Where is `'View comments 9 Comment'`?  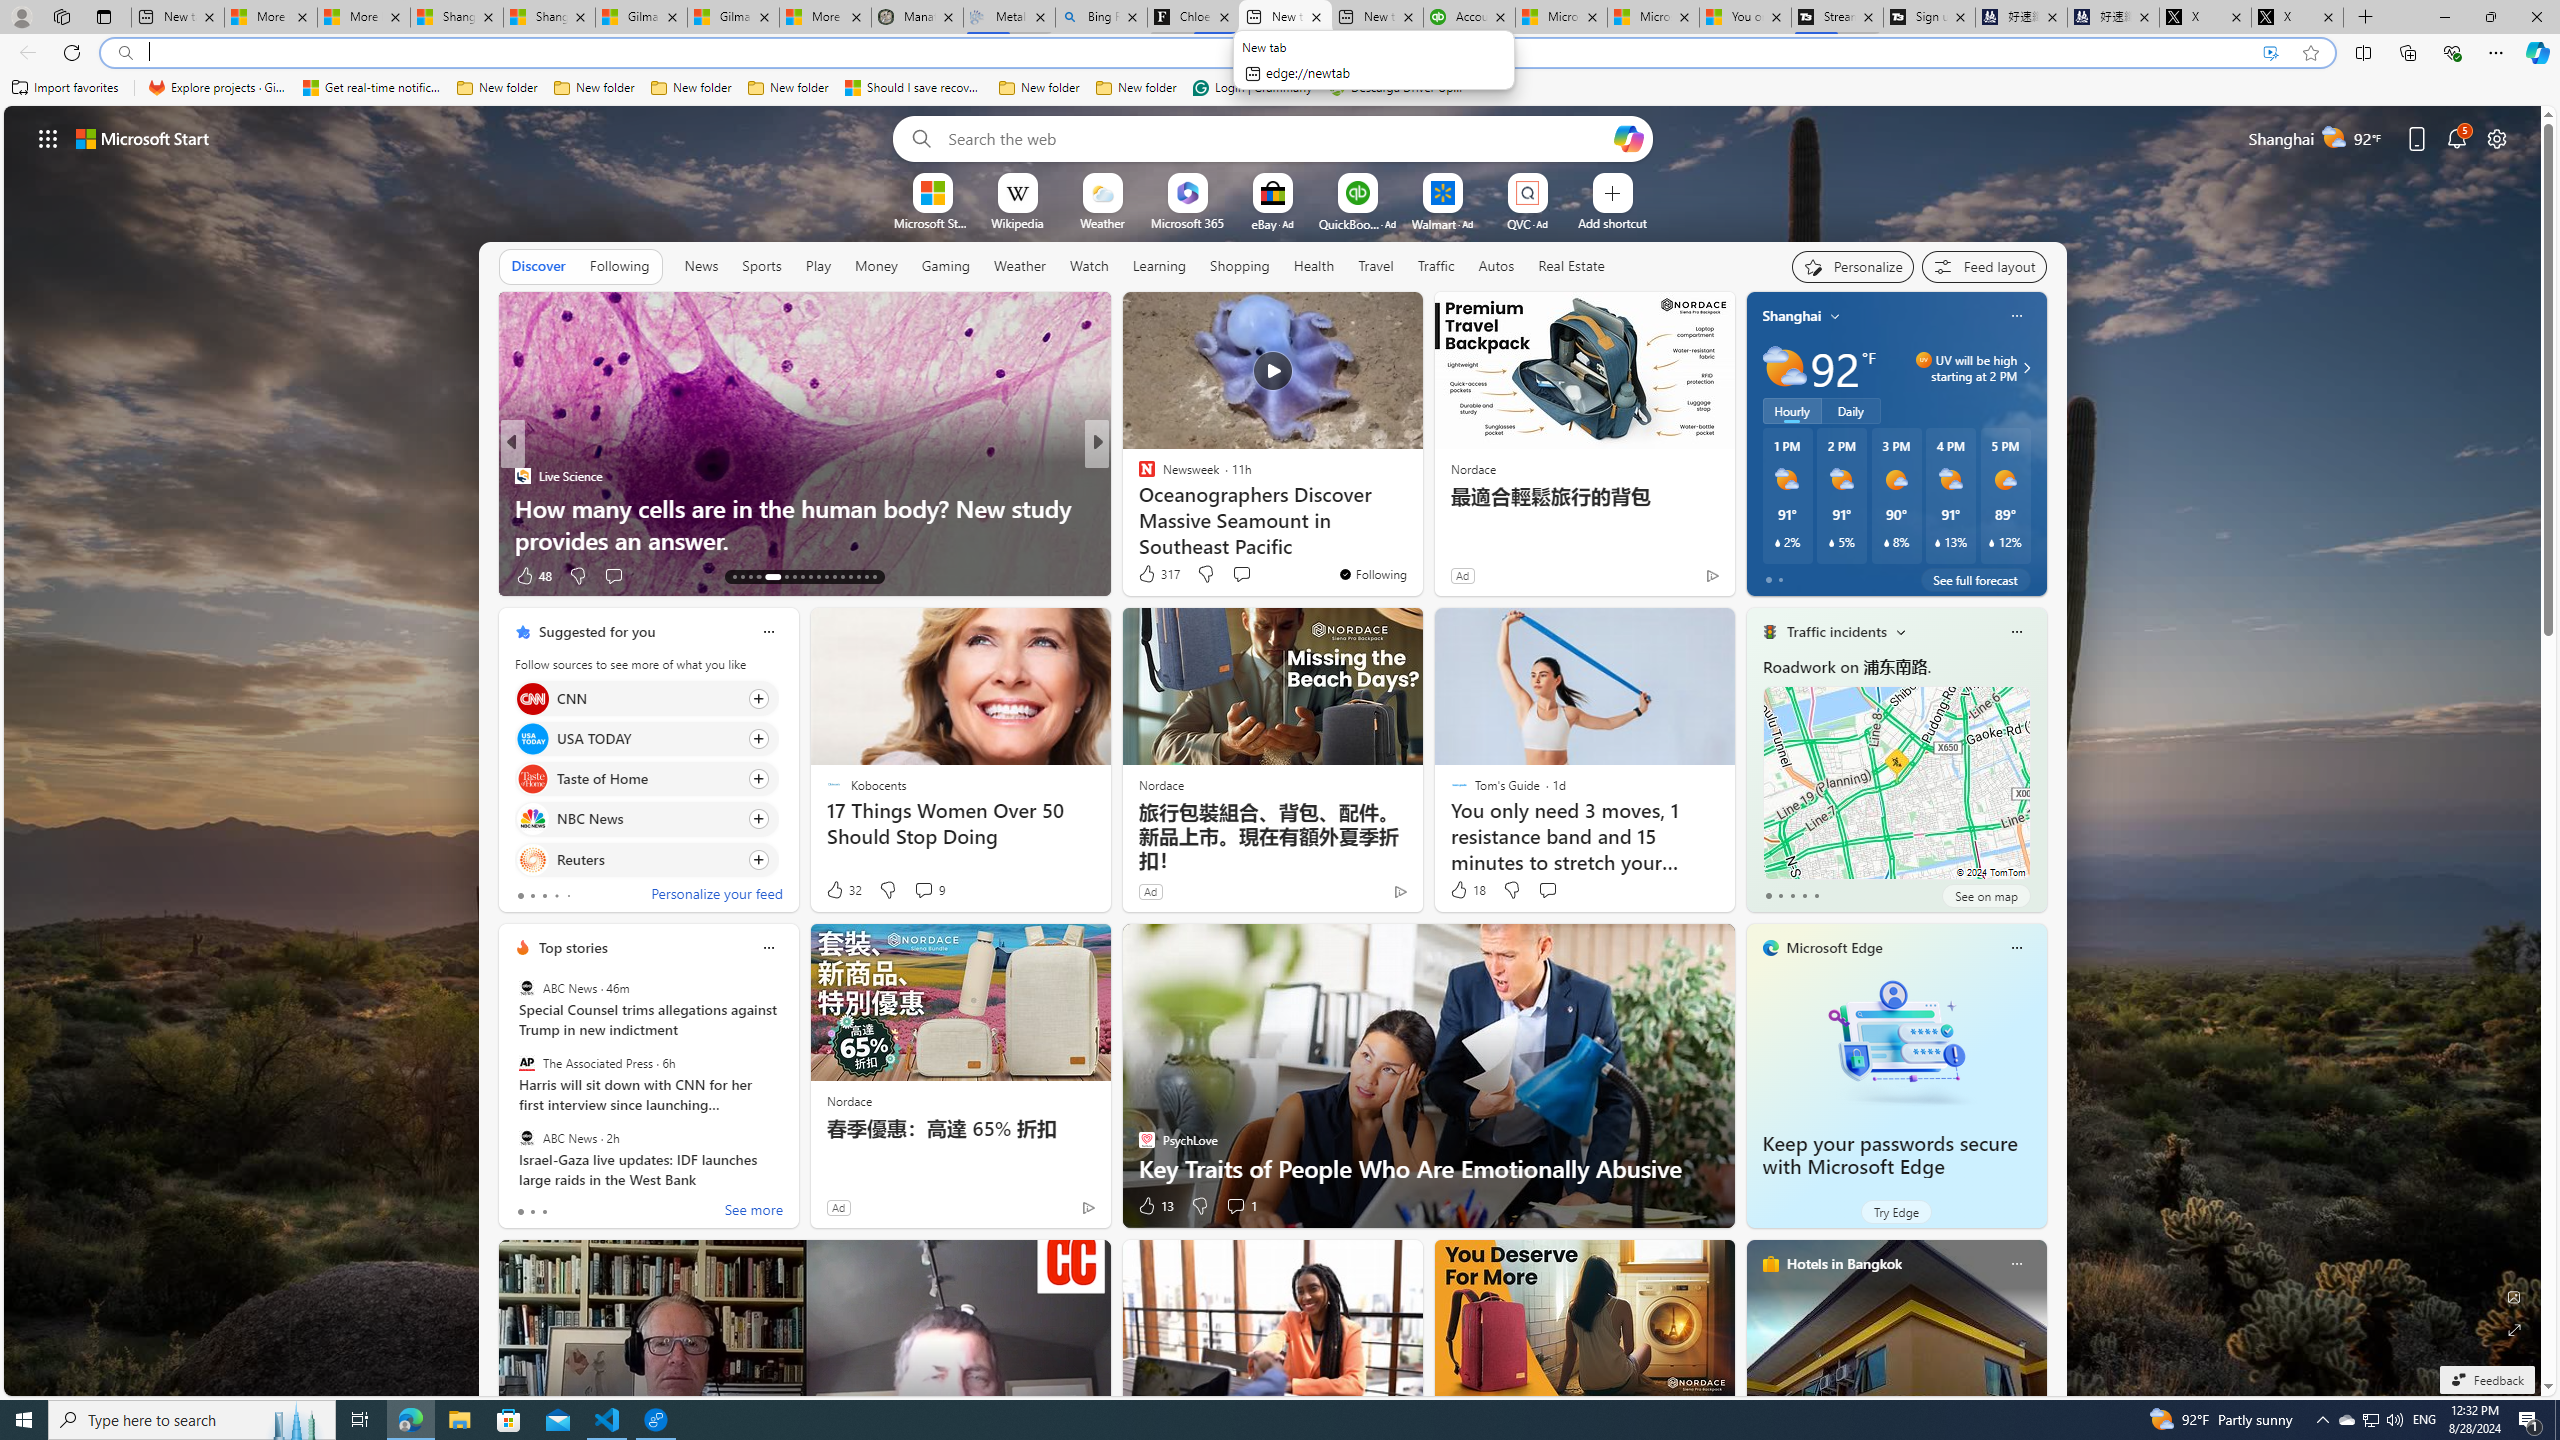 'View comments 9 Comment' is located at coordinates (929, 888).